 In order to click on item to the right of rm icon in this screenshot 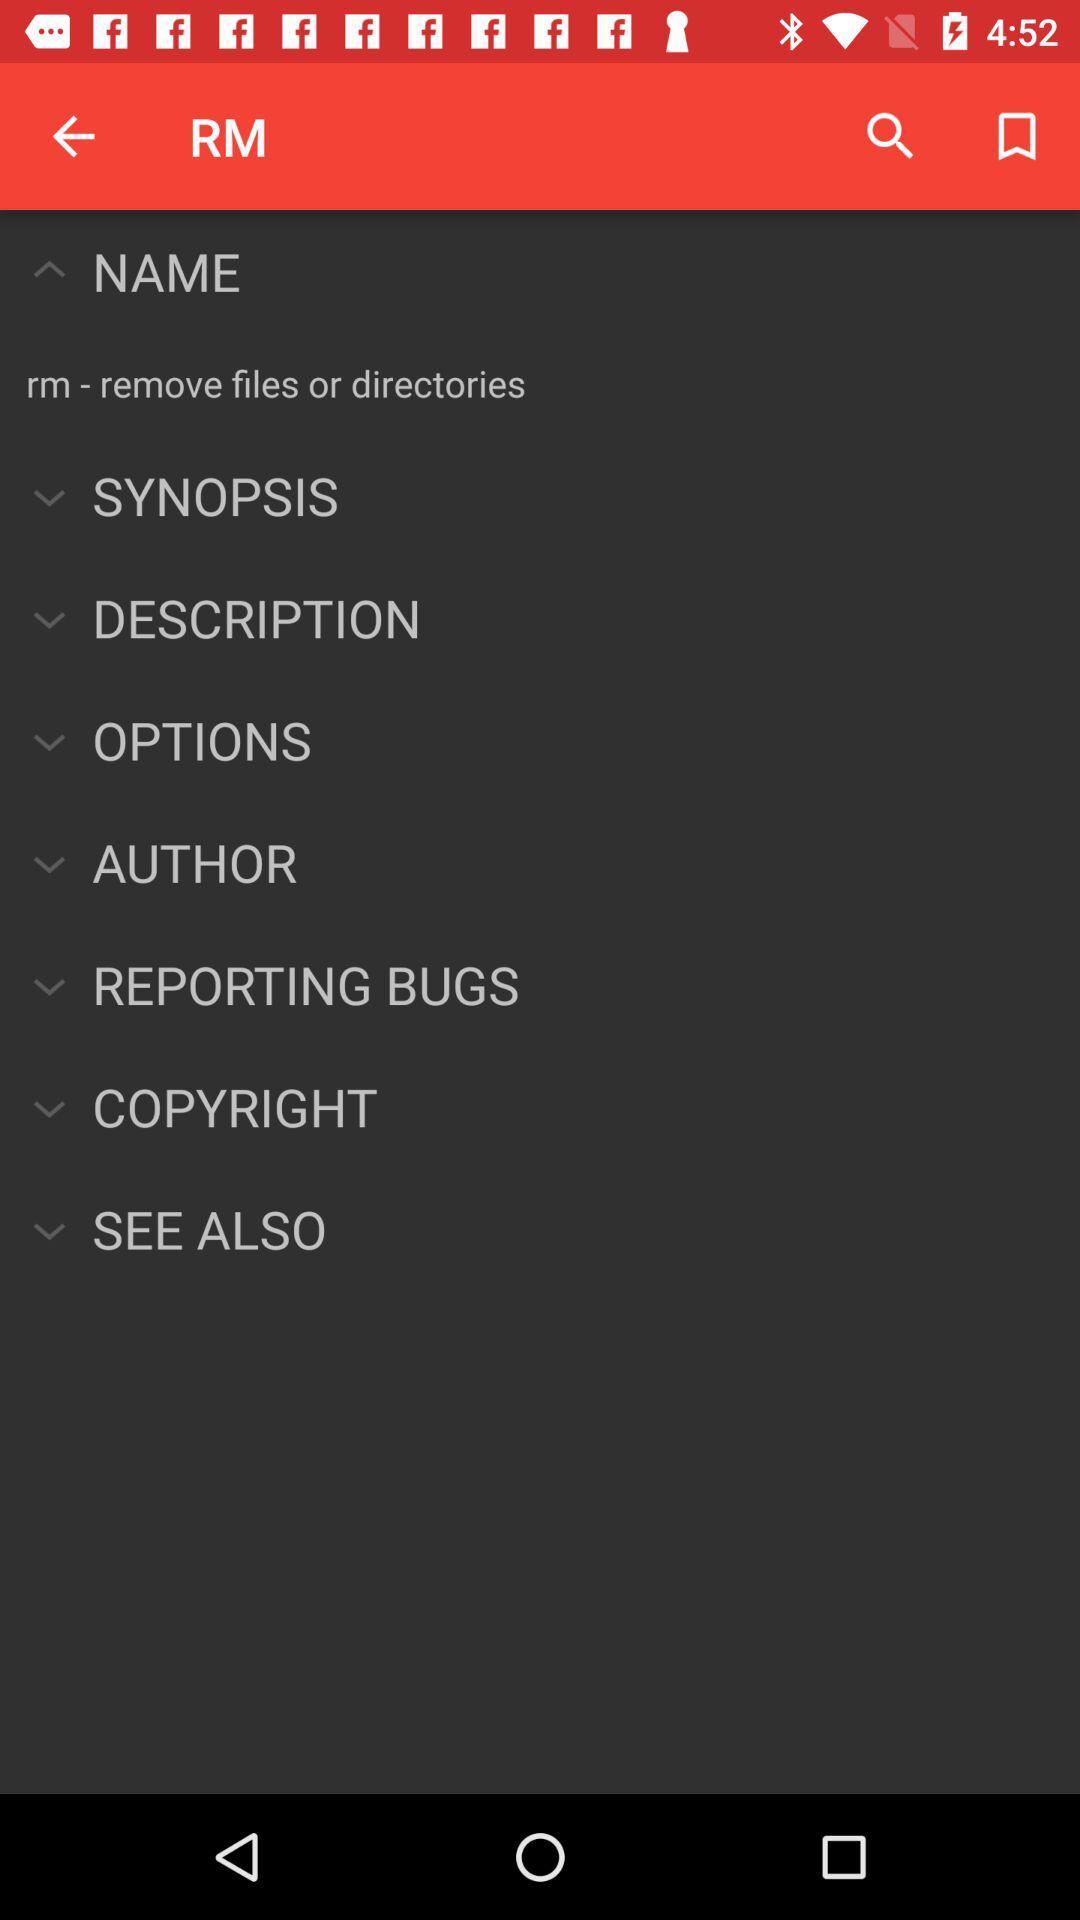, I will do `click(890, 135)`.